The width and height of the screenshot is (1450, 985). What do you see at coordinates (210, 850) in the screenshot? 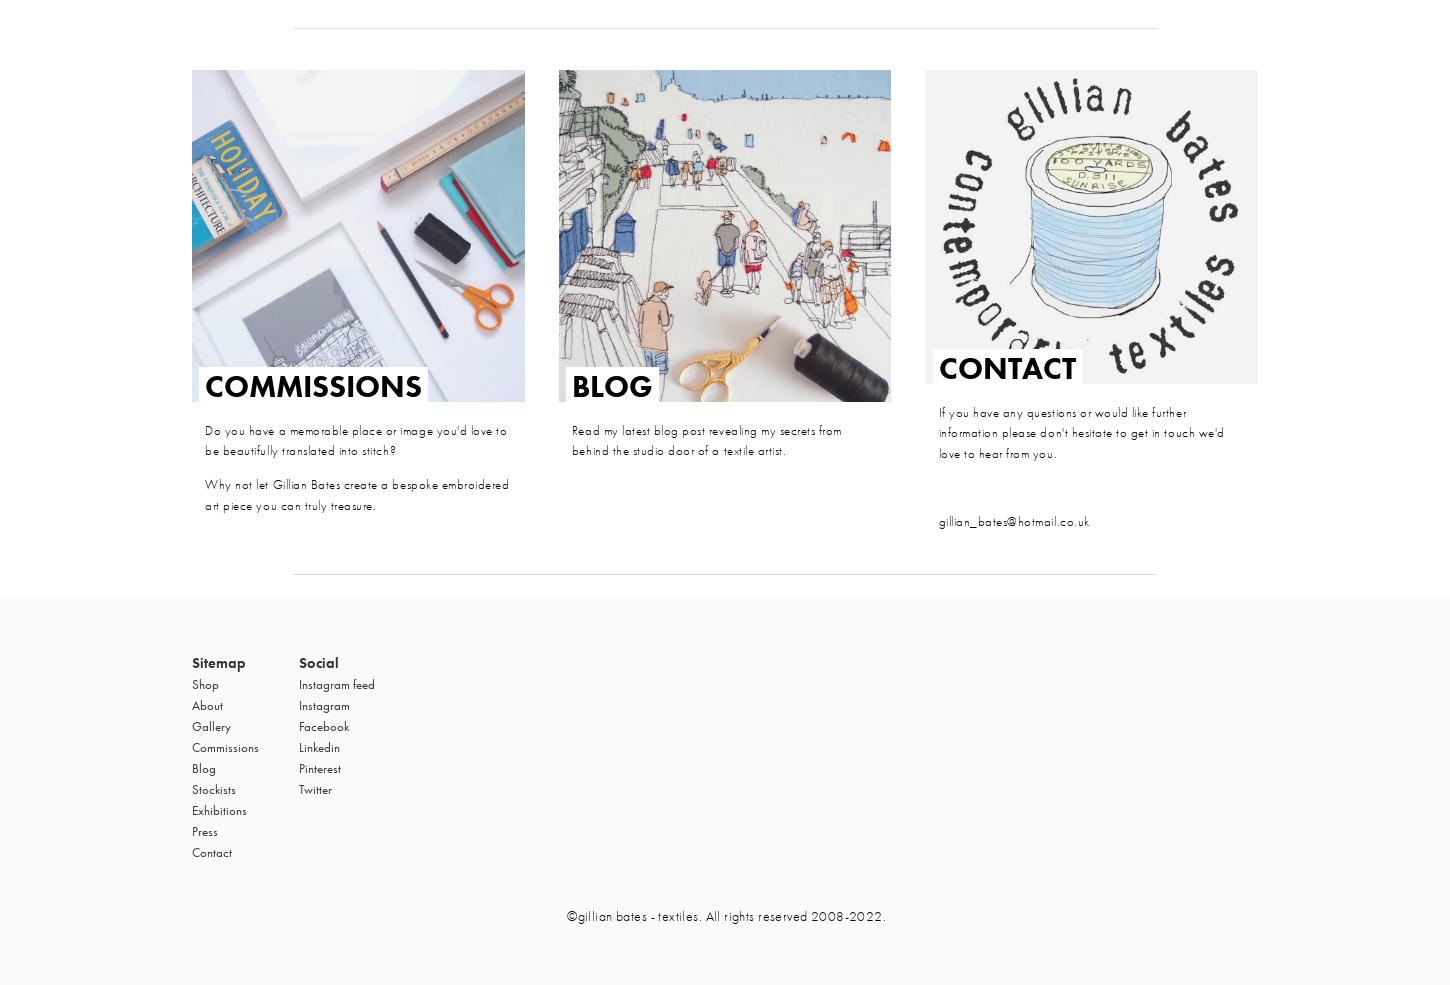
I see `'Contact'` at bounding box center [210, 850].